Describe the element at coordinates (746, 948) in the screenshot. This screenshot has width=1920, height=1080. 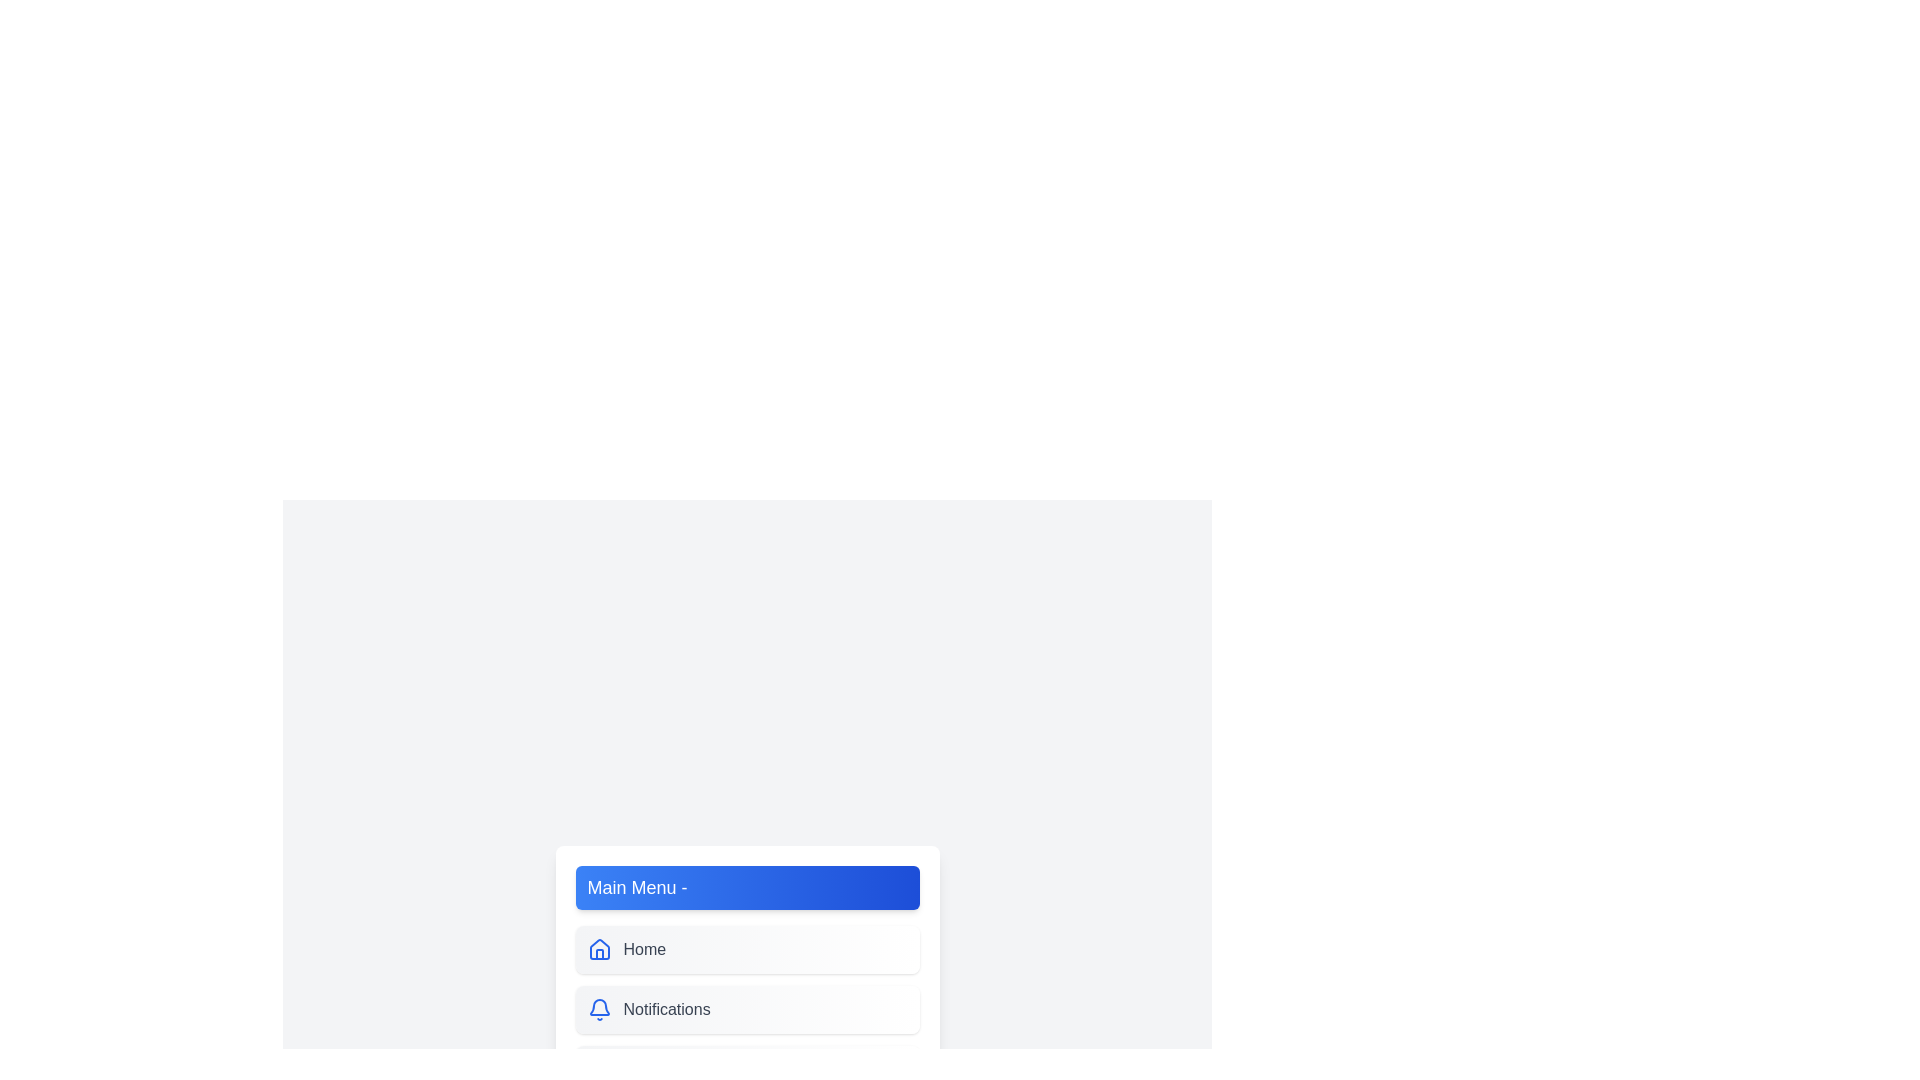
I see `the menu item Home` at that location.